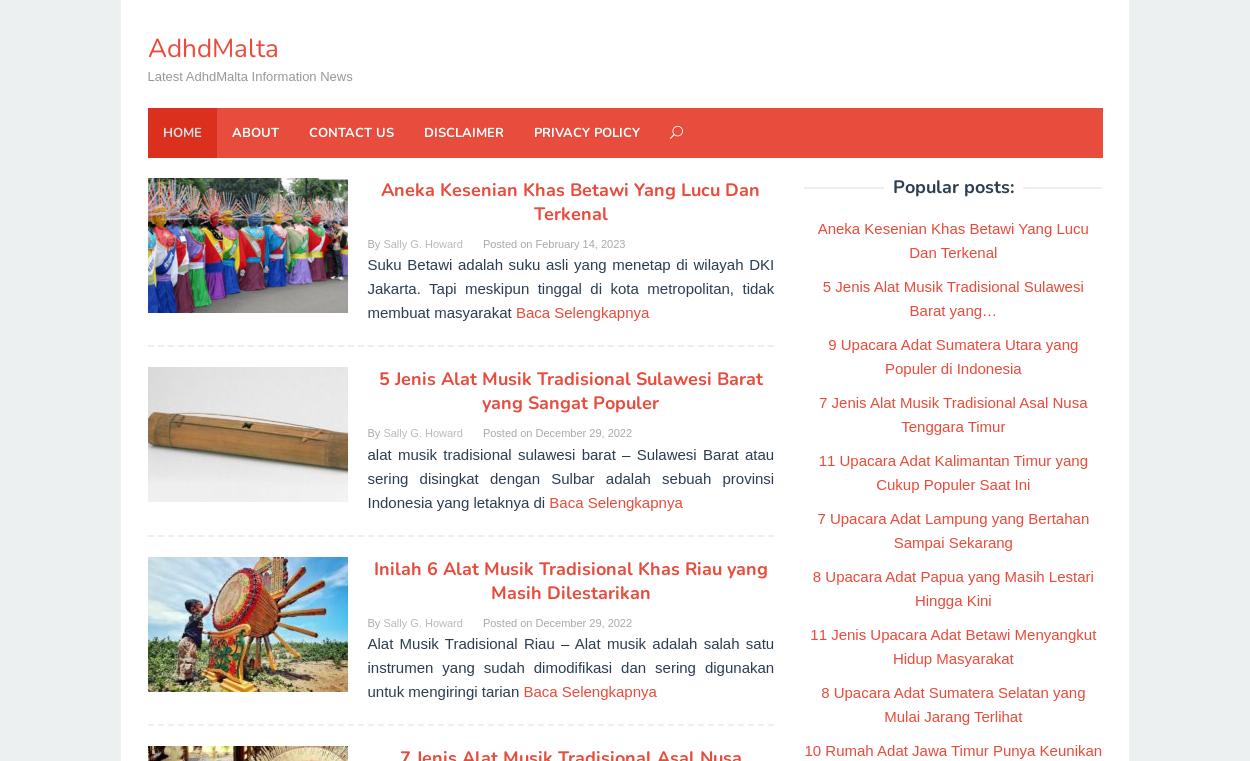 The image size is (1250, 761). I want to click on '8 Upacara Adat Papua yang Masih Lestari Hingga Kini', so click(951, 588).